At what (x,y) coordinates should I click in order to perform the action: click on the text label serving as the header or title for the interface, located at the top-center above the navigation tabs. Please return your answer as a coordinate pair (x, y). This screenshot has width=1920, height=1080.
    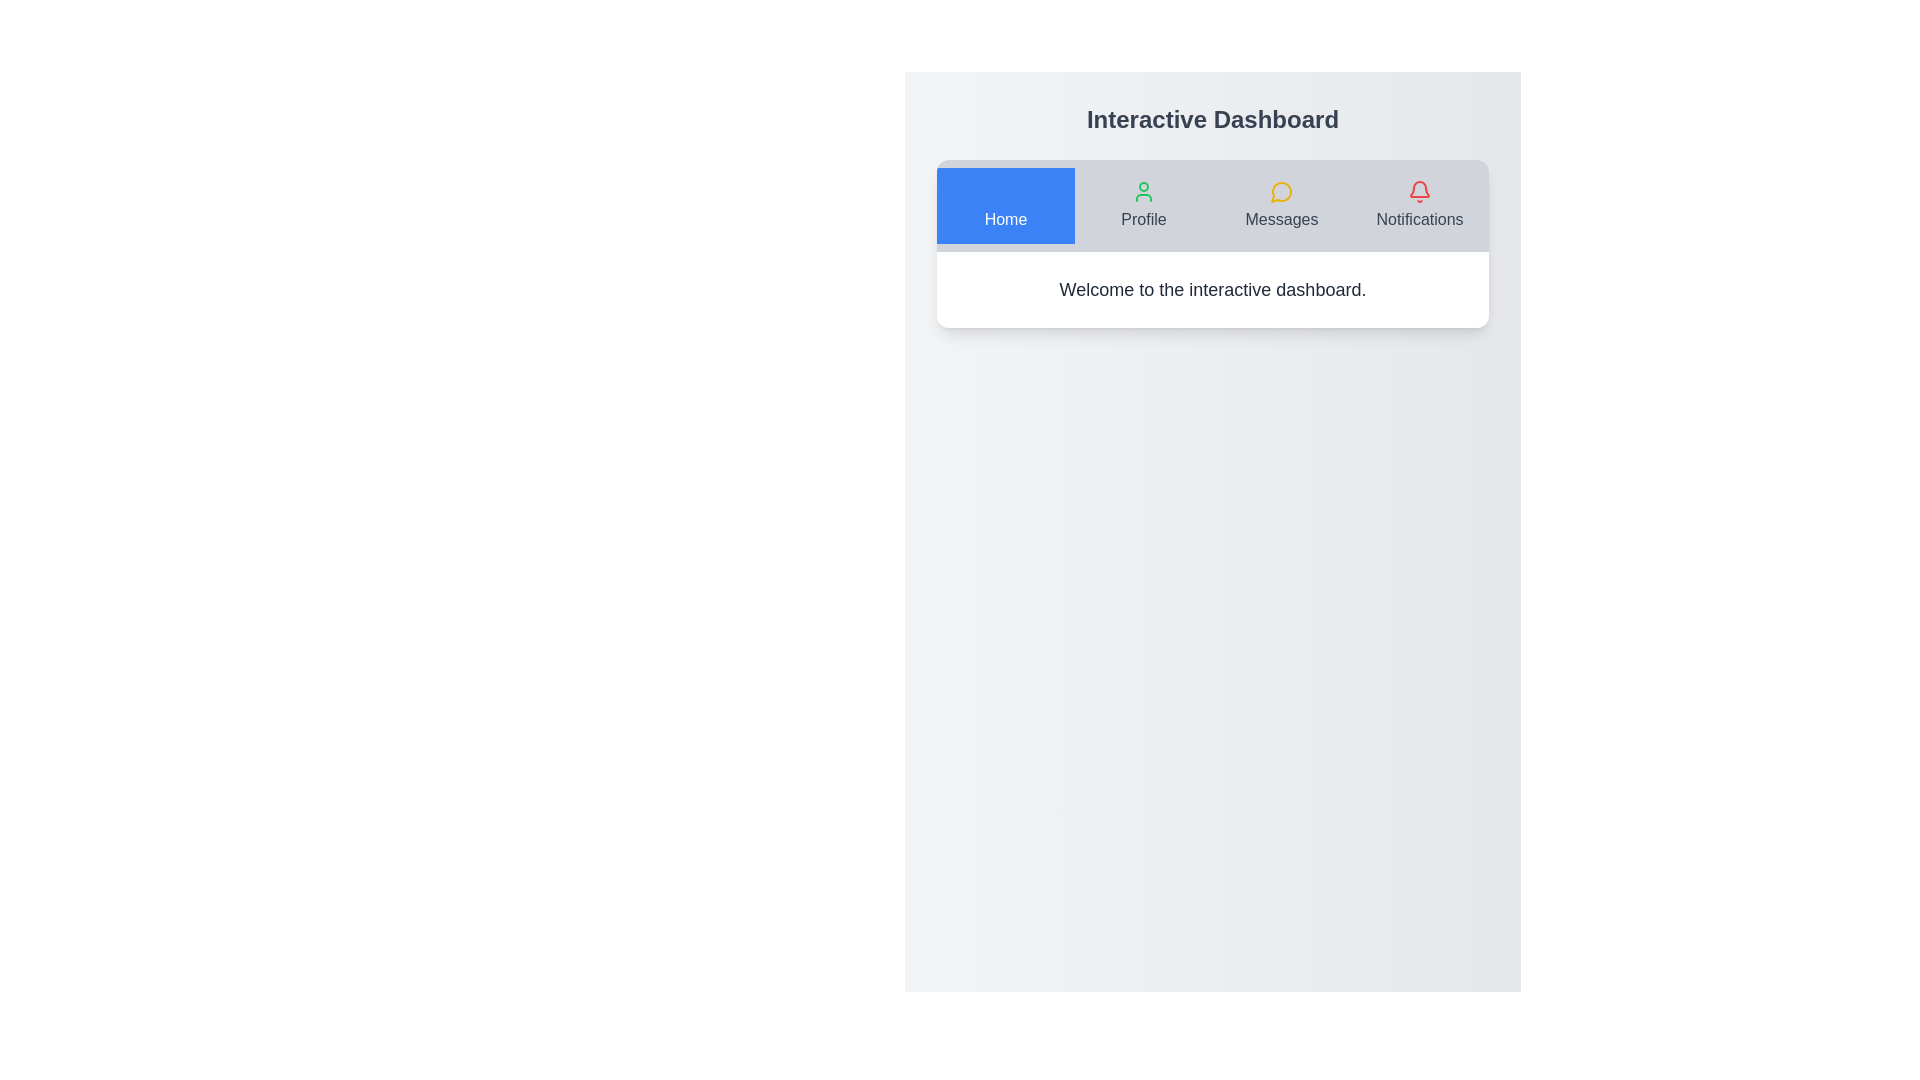
    Looking at the image, I should click on (1212, 119).